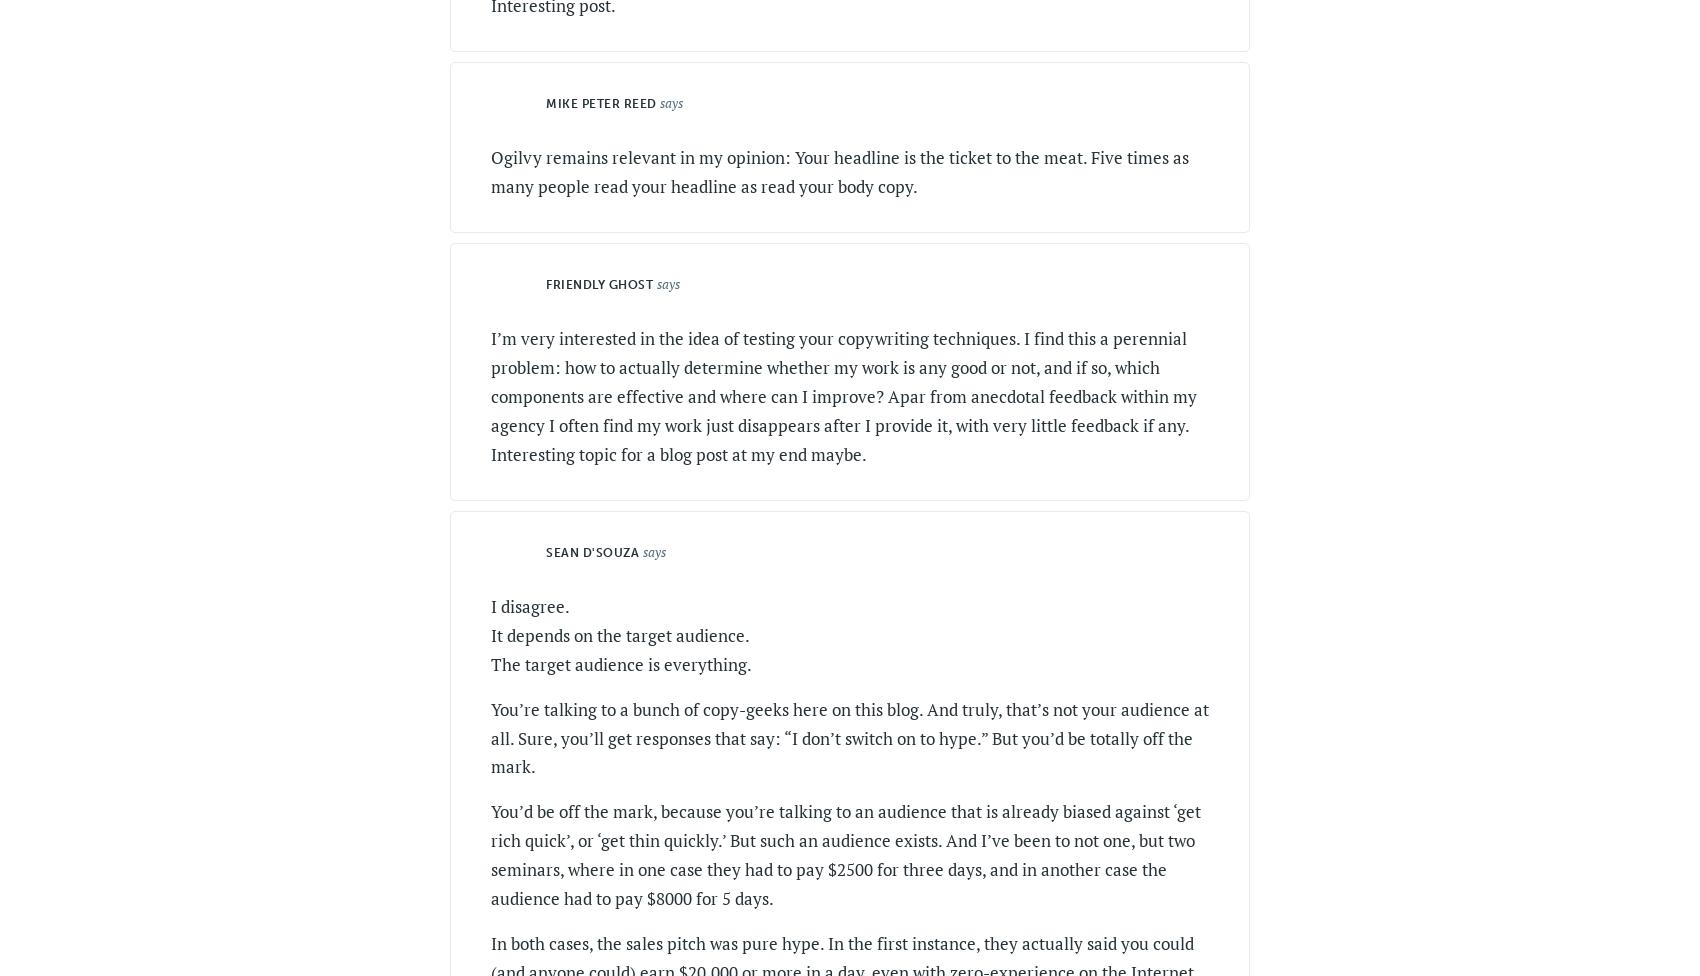 This screenshot has height=976, width=1700. I want to click on 'Sean D'Souza', so click(545, 552).